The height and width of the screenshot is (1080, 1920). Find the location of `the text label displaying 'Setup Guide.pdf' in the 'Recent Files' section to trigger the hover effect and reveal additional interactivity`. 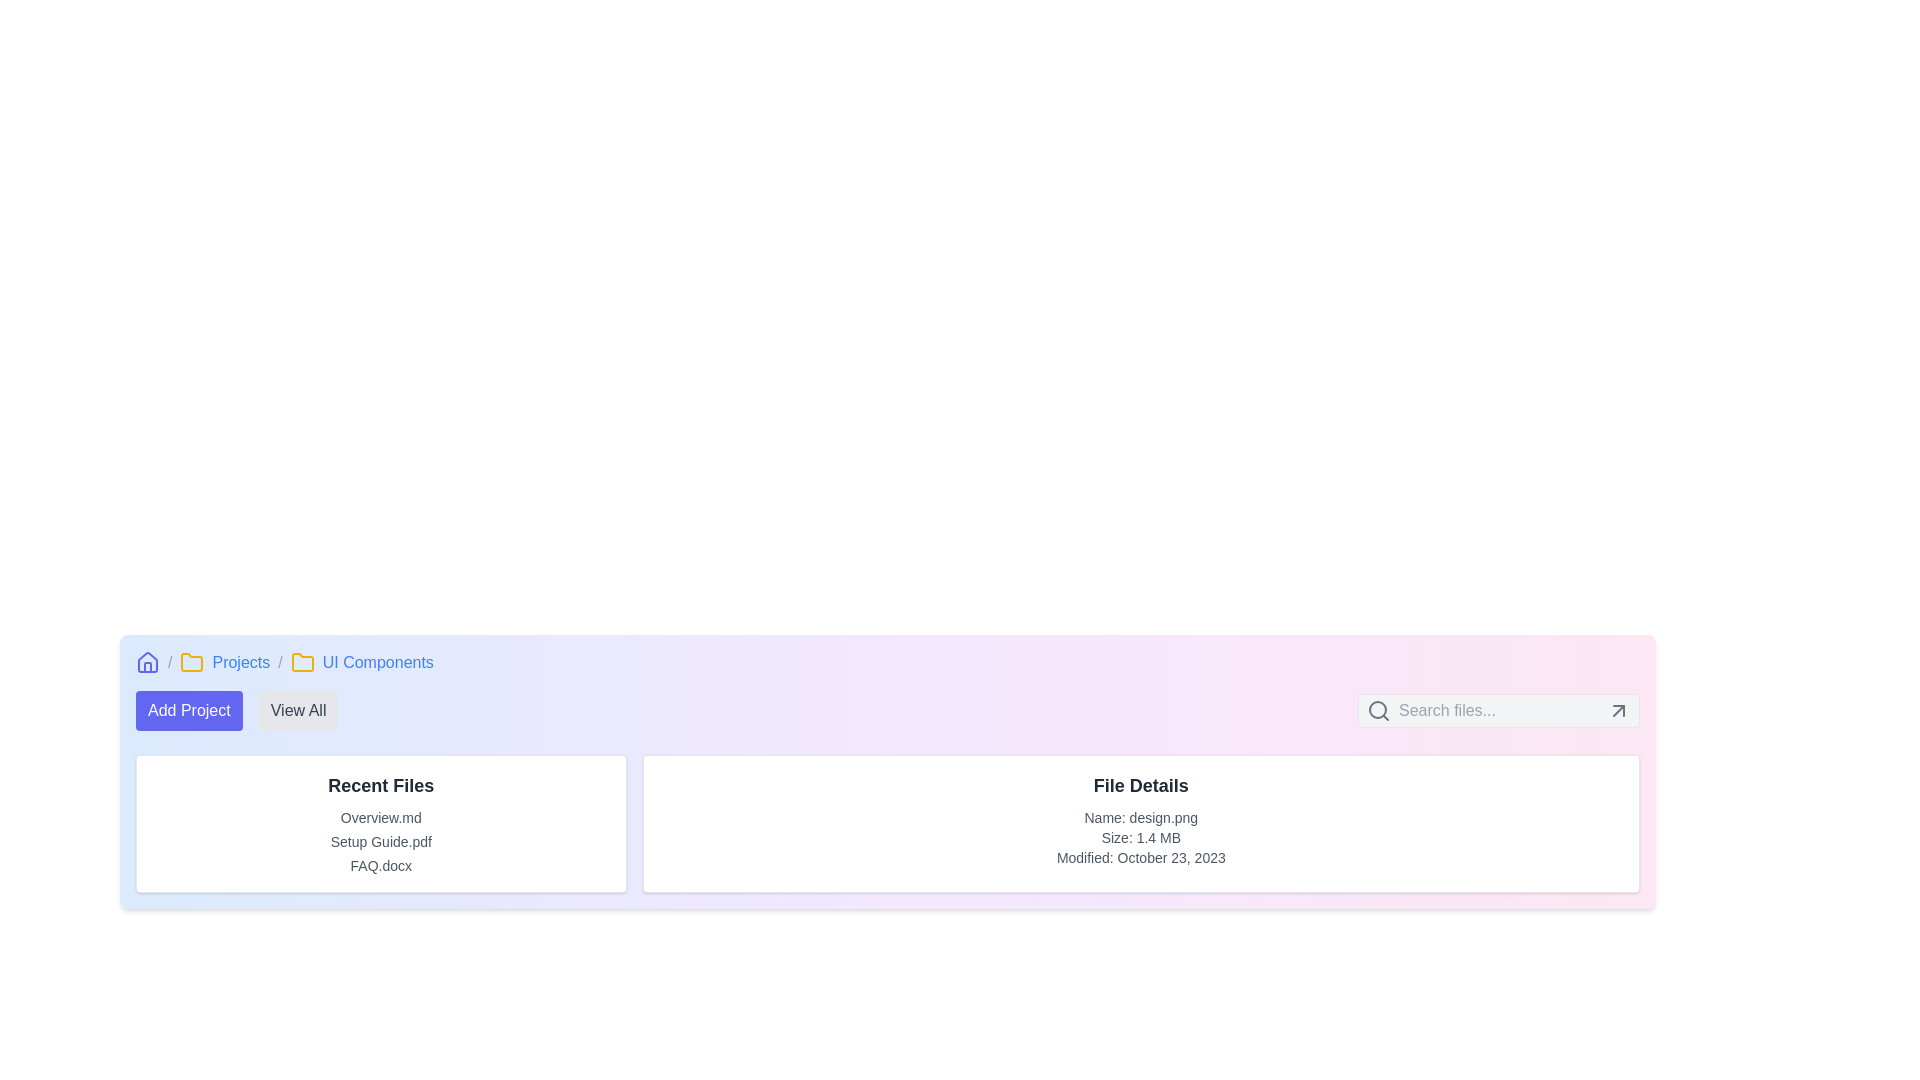

the text label displaying 'Setup Guide.pdf' in the 'Recent Files' section to trigger the hover effect and reveal additional interactivity is located at coordinates (381, 841).